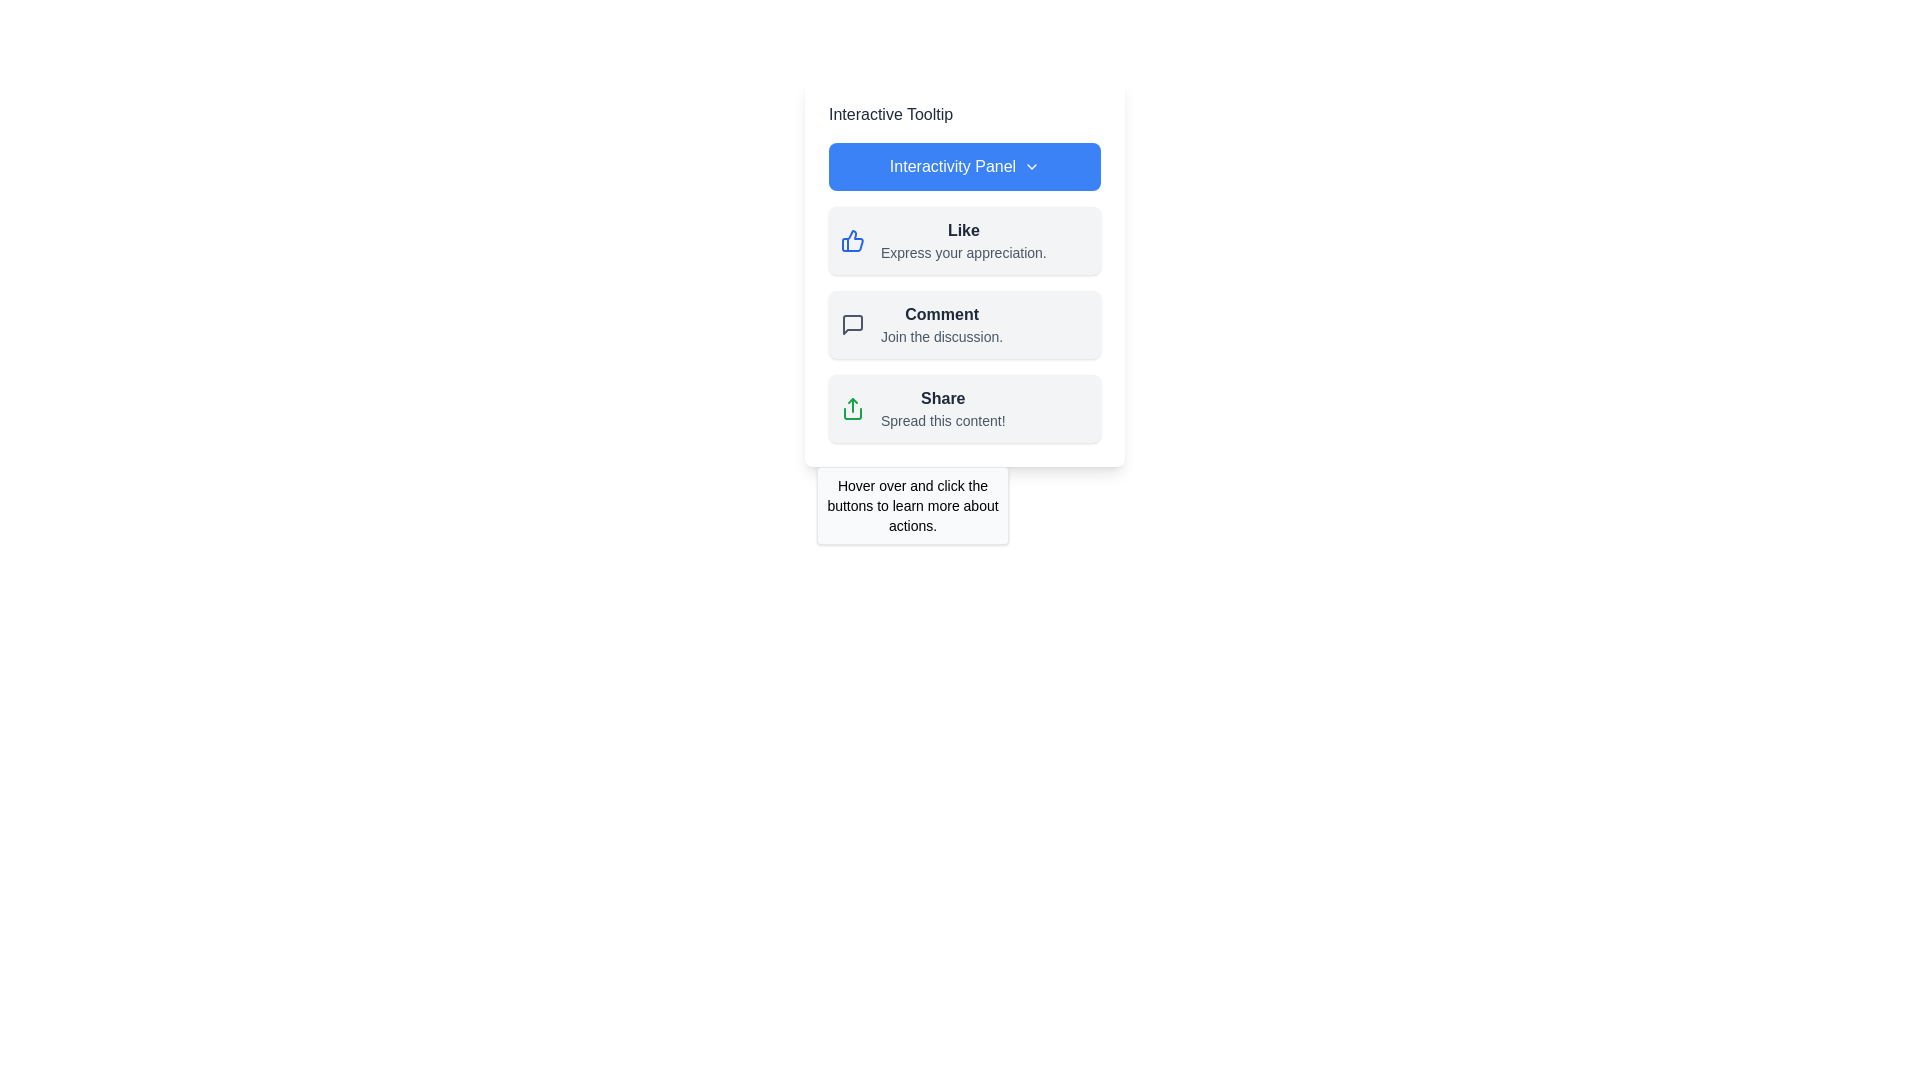 The height and width of the screenshot is (1080, 1920). Describe the element at coordinates (890, 115) in the screenshot. I see `the text label displaying 'Interactive Tooltip' which is styled in medium-weight gray (#333333) and located at the top of the interactivity section panel` at that location.